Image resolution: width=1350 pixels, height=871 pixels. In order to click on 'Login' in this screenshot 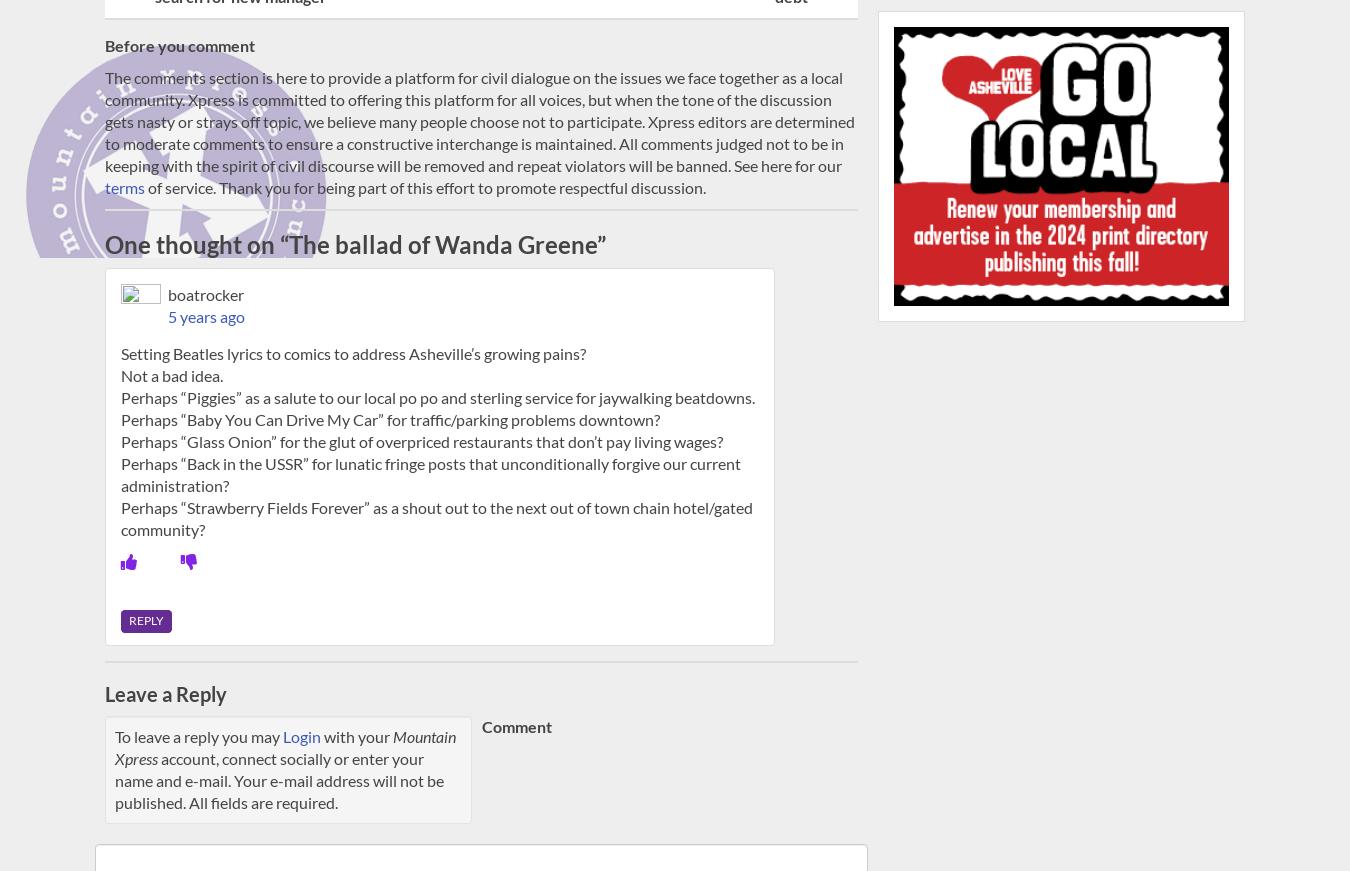, I will do `click(300, 736)`.